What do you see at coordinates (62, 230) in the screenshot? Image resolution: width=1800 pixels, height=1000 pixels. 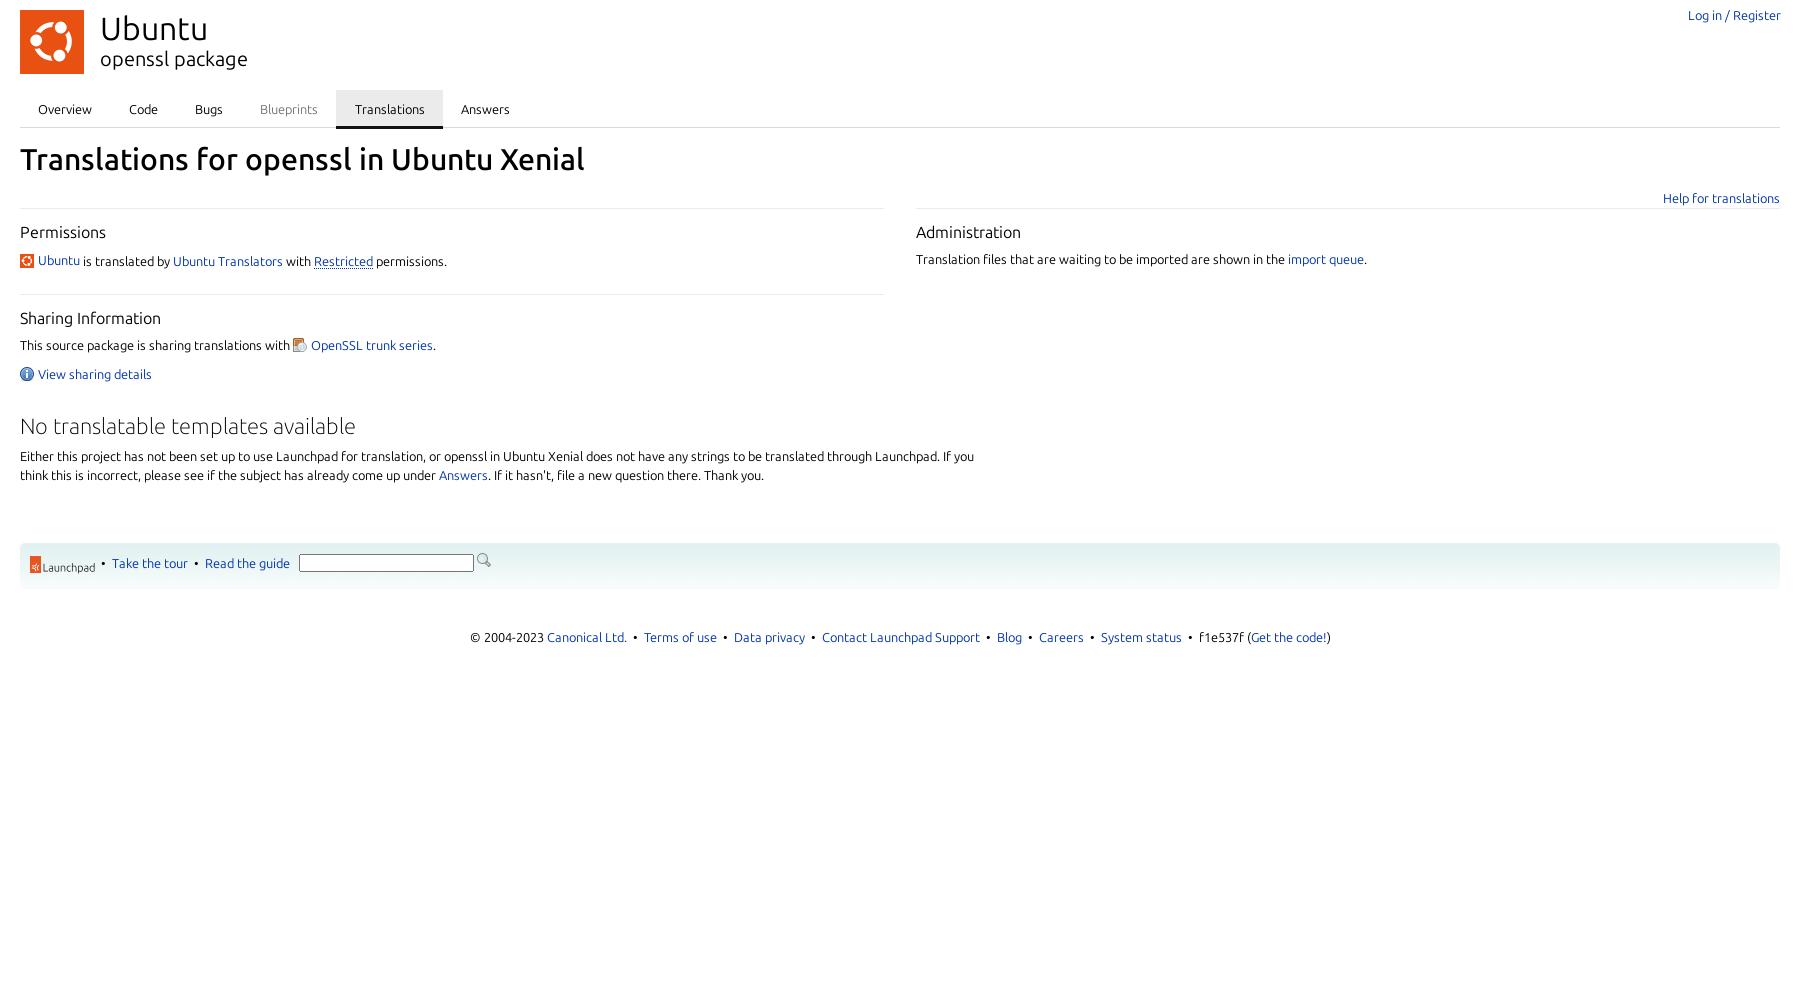 I see `'Permissions'` at bounding box center [62, 230].